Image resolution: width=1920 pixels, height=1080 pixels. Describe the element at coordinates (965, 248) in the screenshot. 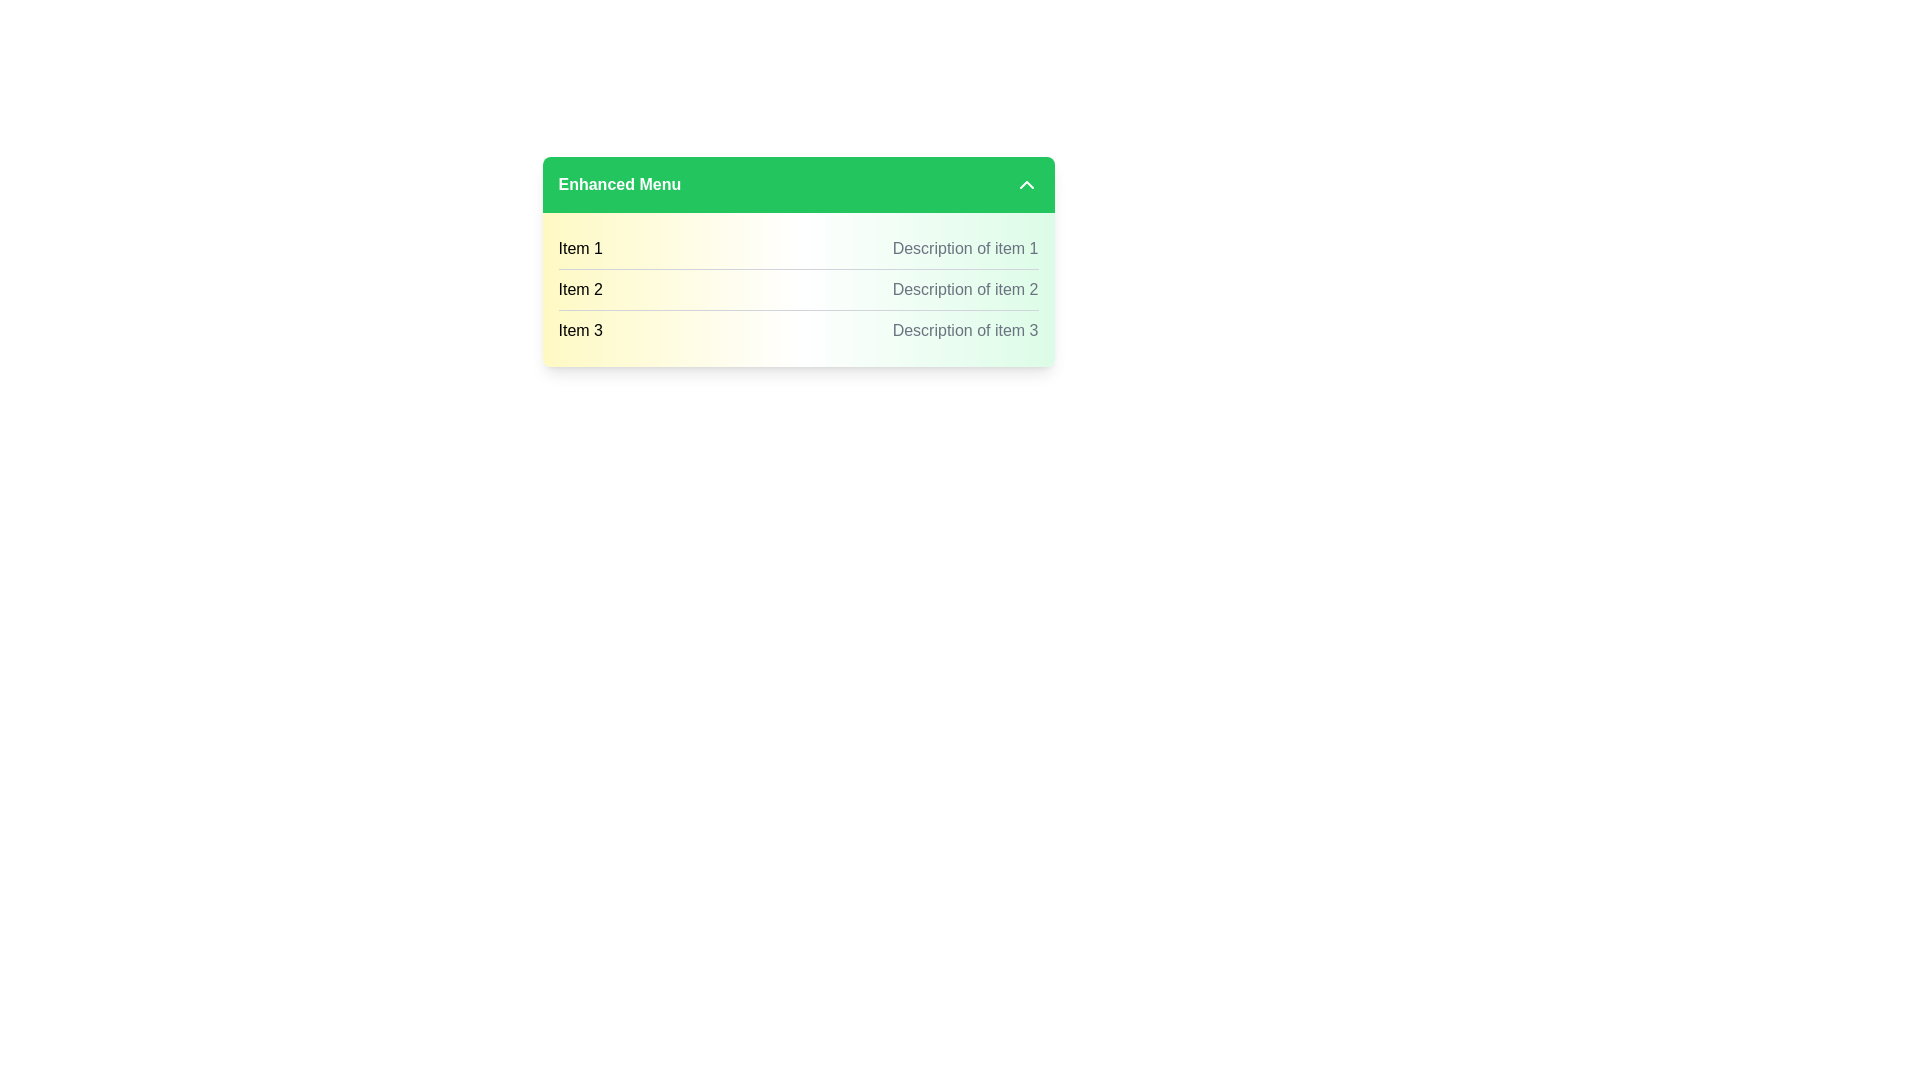

I see `the text element displaying 'Description of item 1', which is styled with a gray font color and truncates overflow text, located in the second column of a row with a light yellow background` at that location.